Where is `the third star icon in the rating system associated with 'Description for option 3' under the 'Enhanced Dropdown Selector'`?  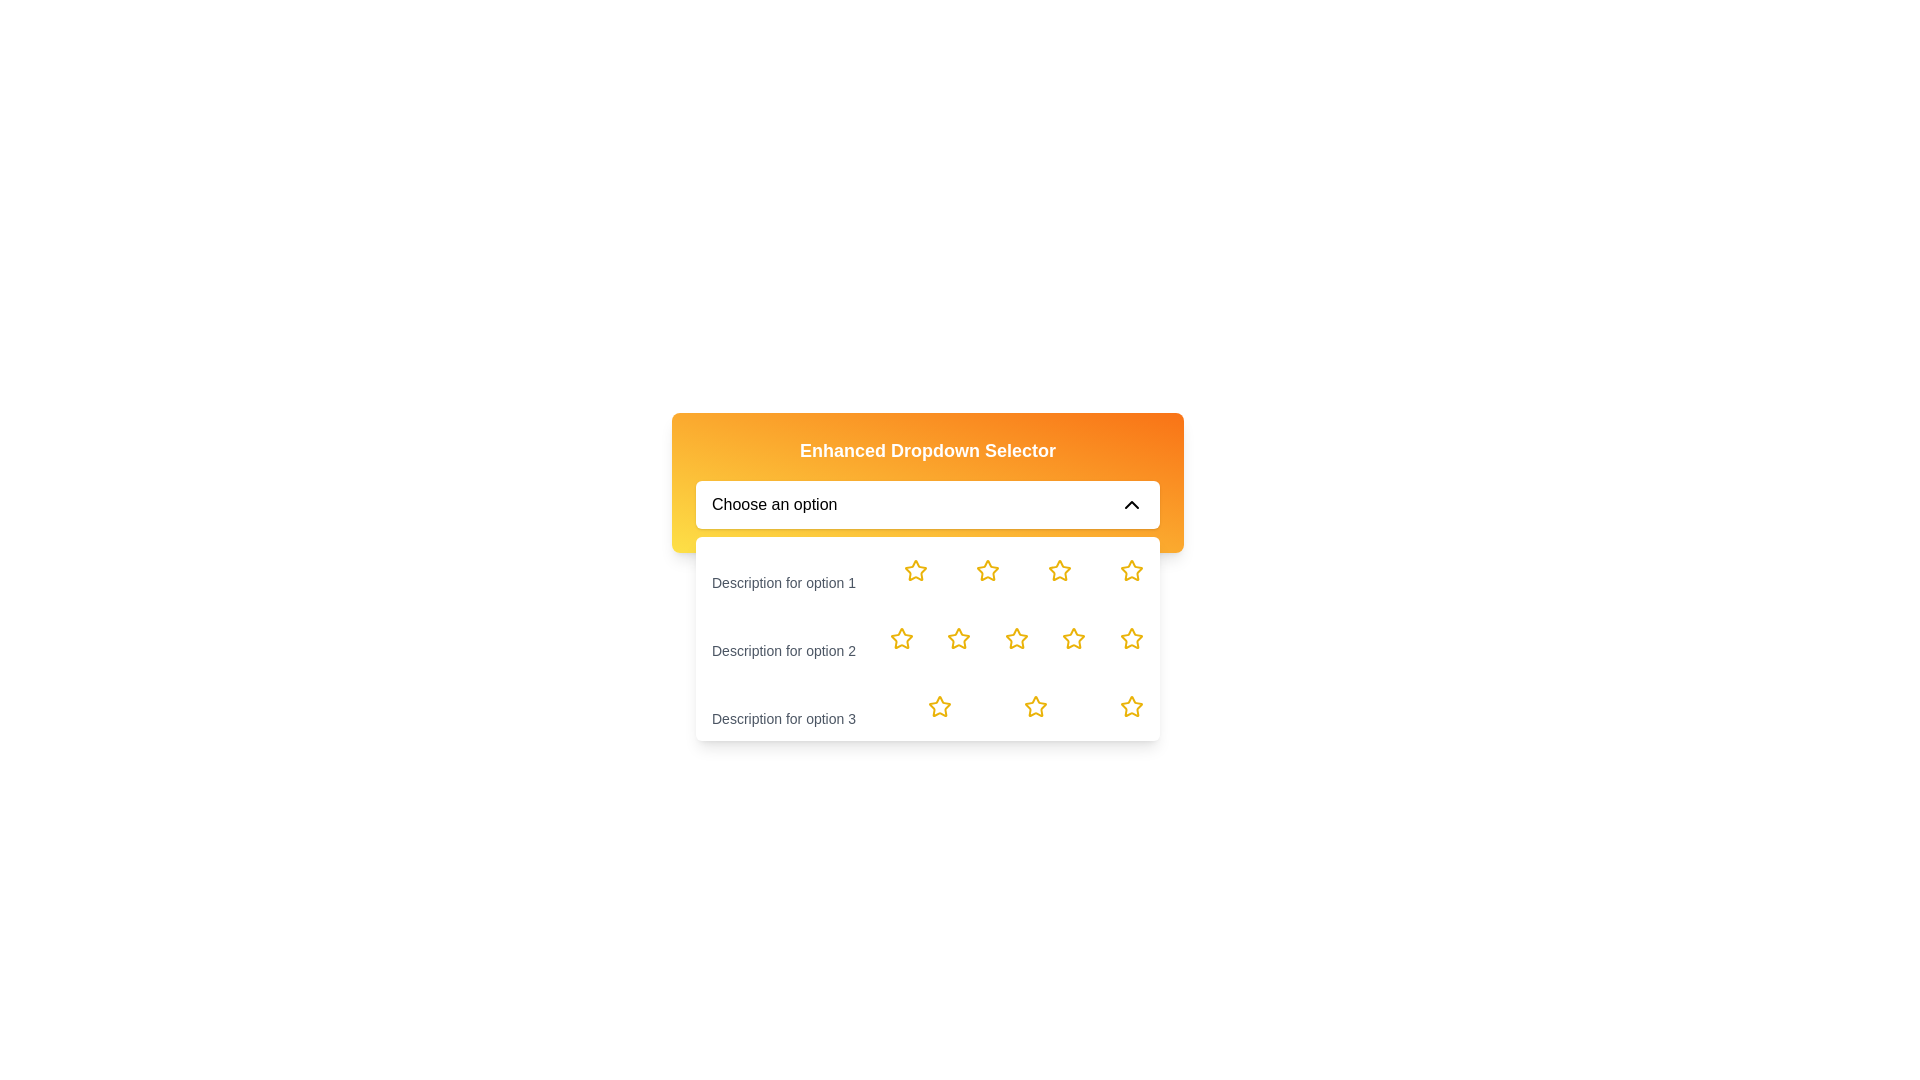 the third star icon in the rating system associated with 'Description for option 3' under the 'Enhanced Dropdown Selector' is located at coordinates (1036, 705).